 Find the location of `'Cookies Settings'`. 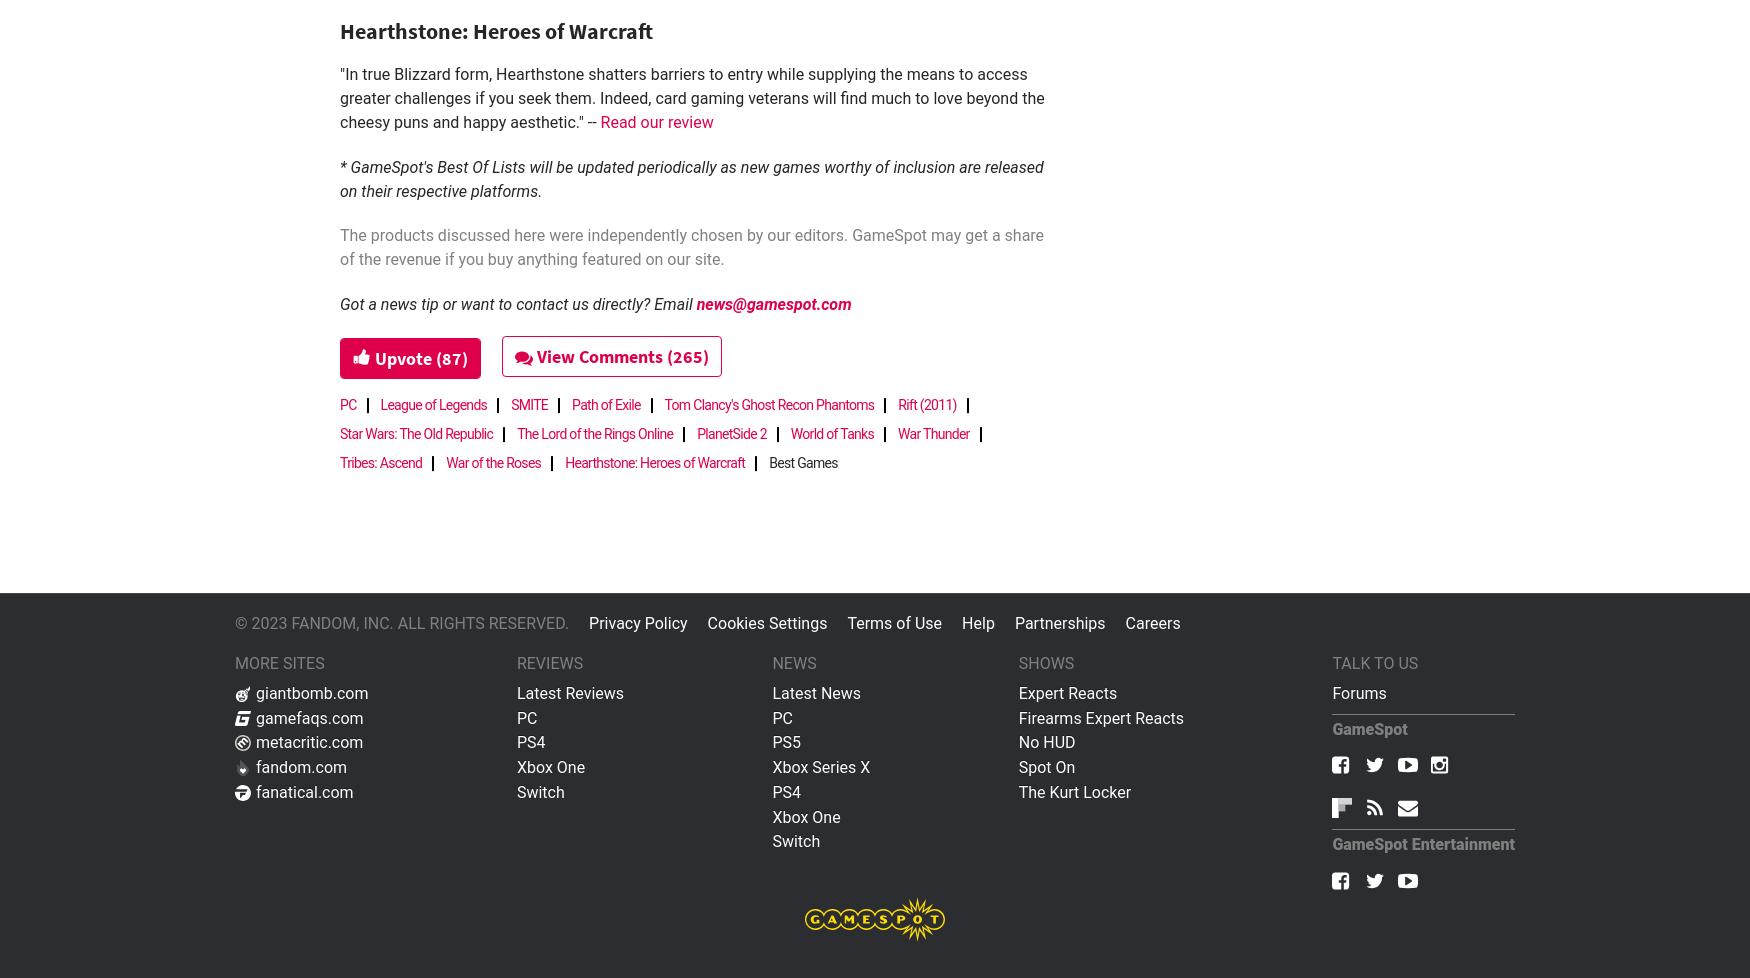

'Cookies Settings' is located at coordinates (766, 622).